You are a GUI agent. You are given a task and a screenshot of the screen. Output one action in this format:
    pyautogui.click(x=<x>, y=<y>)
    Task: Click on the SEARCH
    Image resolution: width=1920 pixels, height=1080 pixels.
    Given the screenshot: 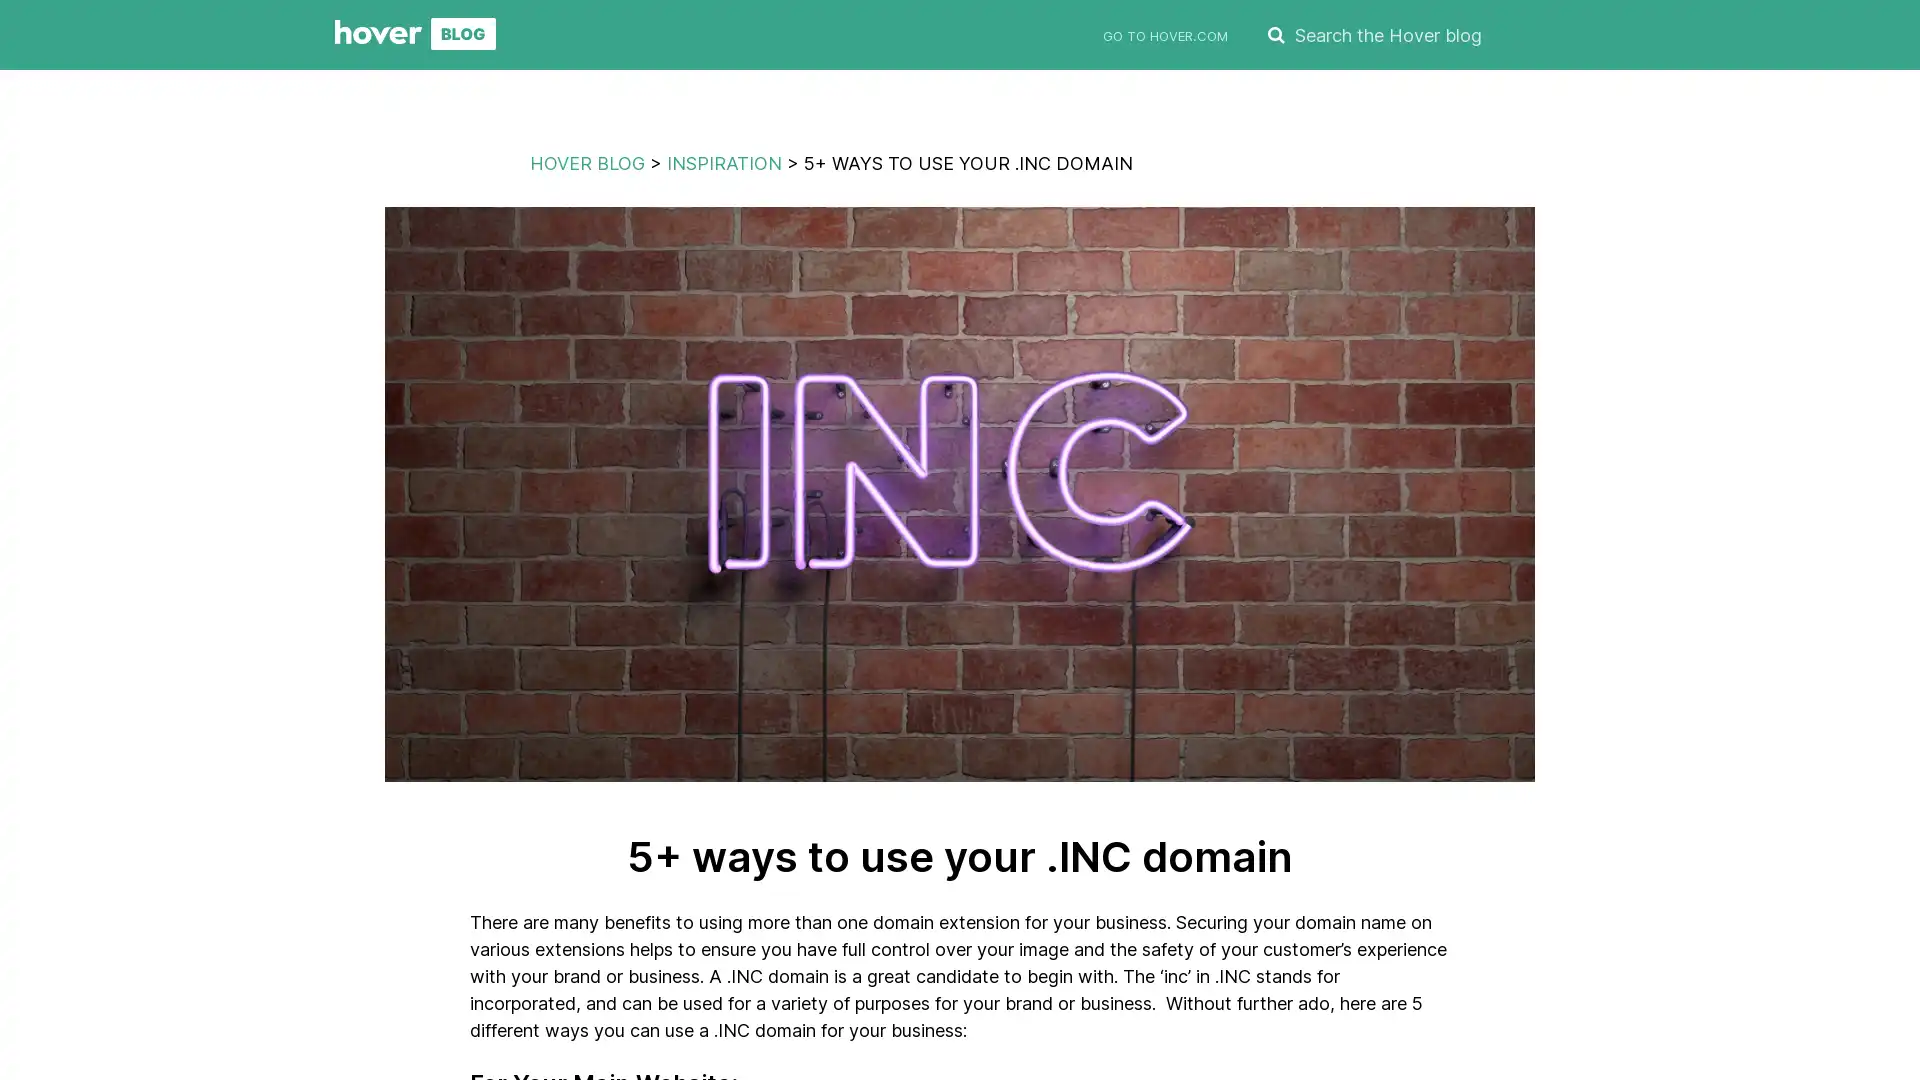 What is the action you would take?
    pyautogui.click(x=1275, y=34)
    